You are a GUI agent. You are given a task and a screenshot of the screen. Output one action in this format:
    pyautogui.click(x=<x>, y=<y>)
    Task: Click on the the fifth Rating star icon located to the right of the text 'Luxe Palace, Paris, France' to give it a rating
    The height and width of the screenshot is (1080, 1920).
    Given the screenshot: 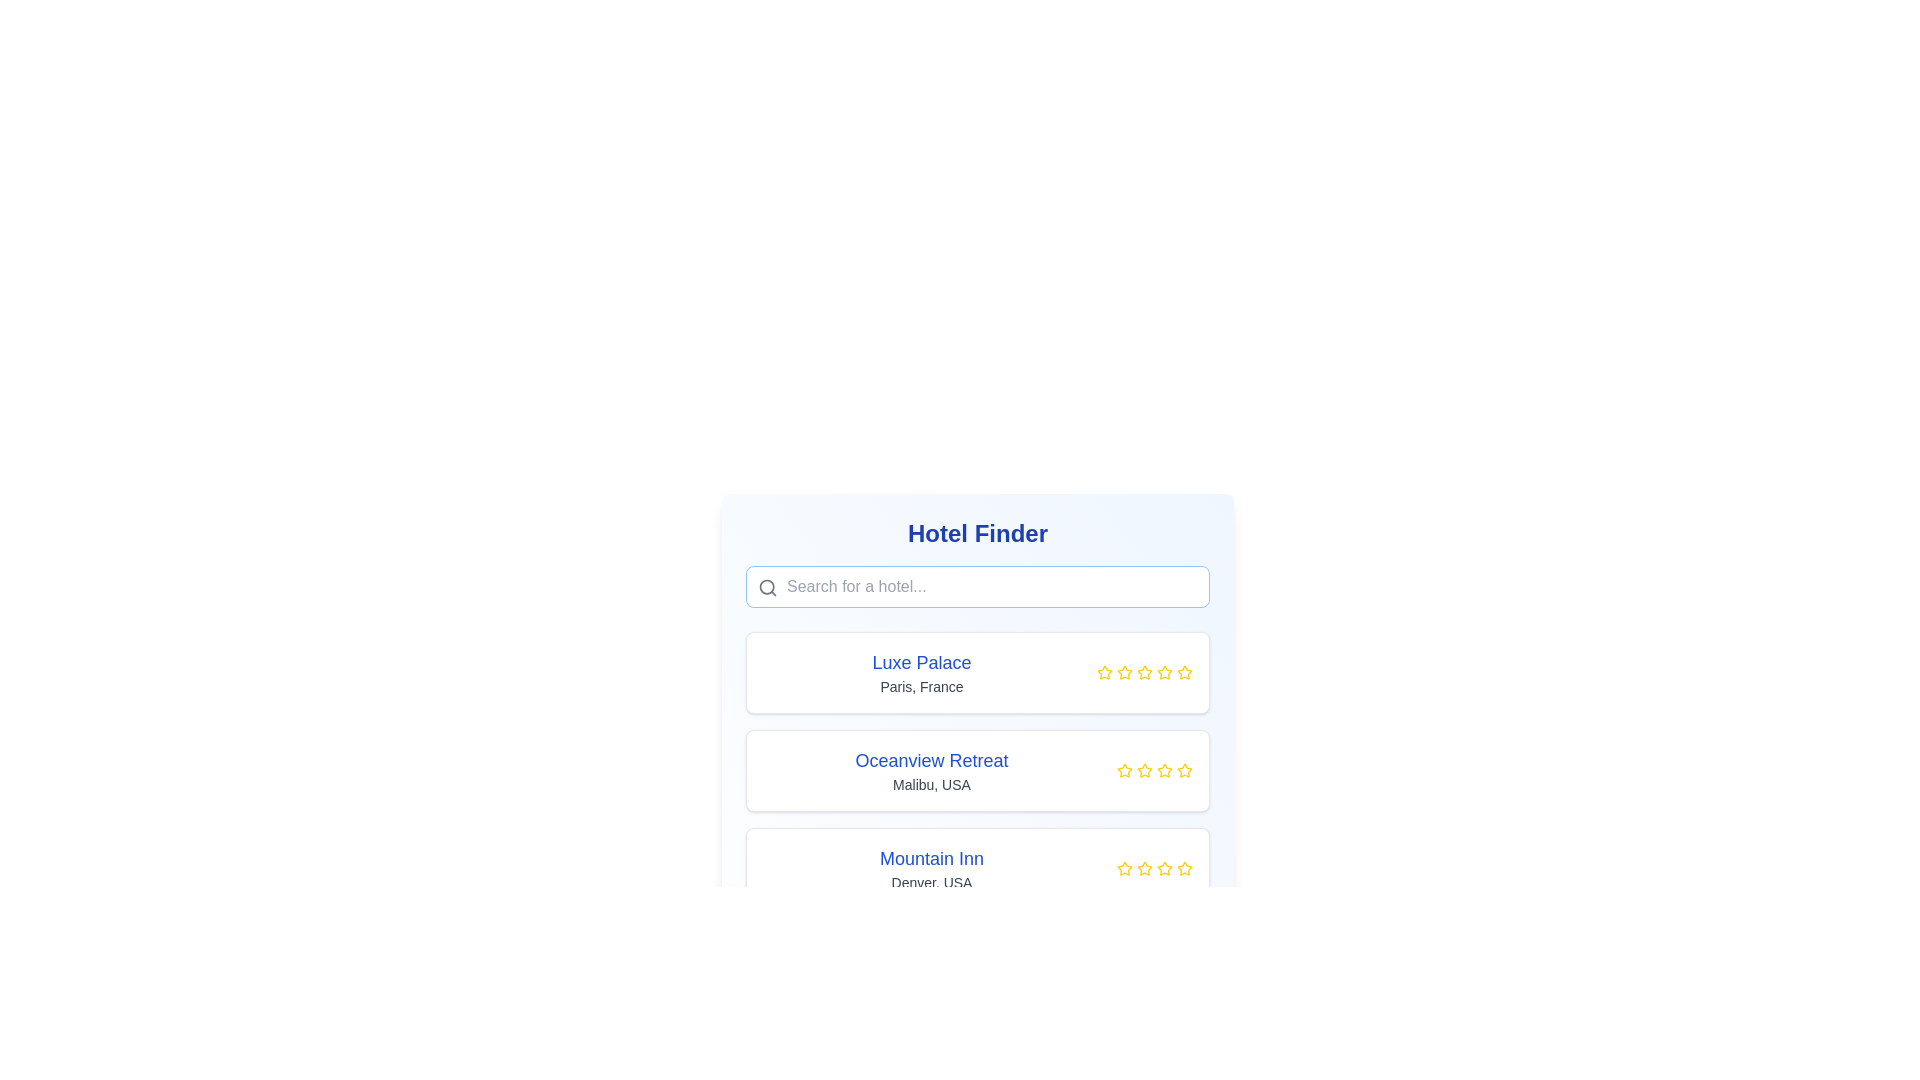 What is the action you would take?
    pyautogui.click(x=1145, y=672)
    